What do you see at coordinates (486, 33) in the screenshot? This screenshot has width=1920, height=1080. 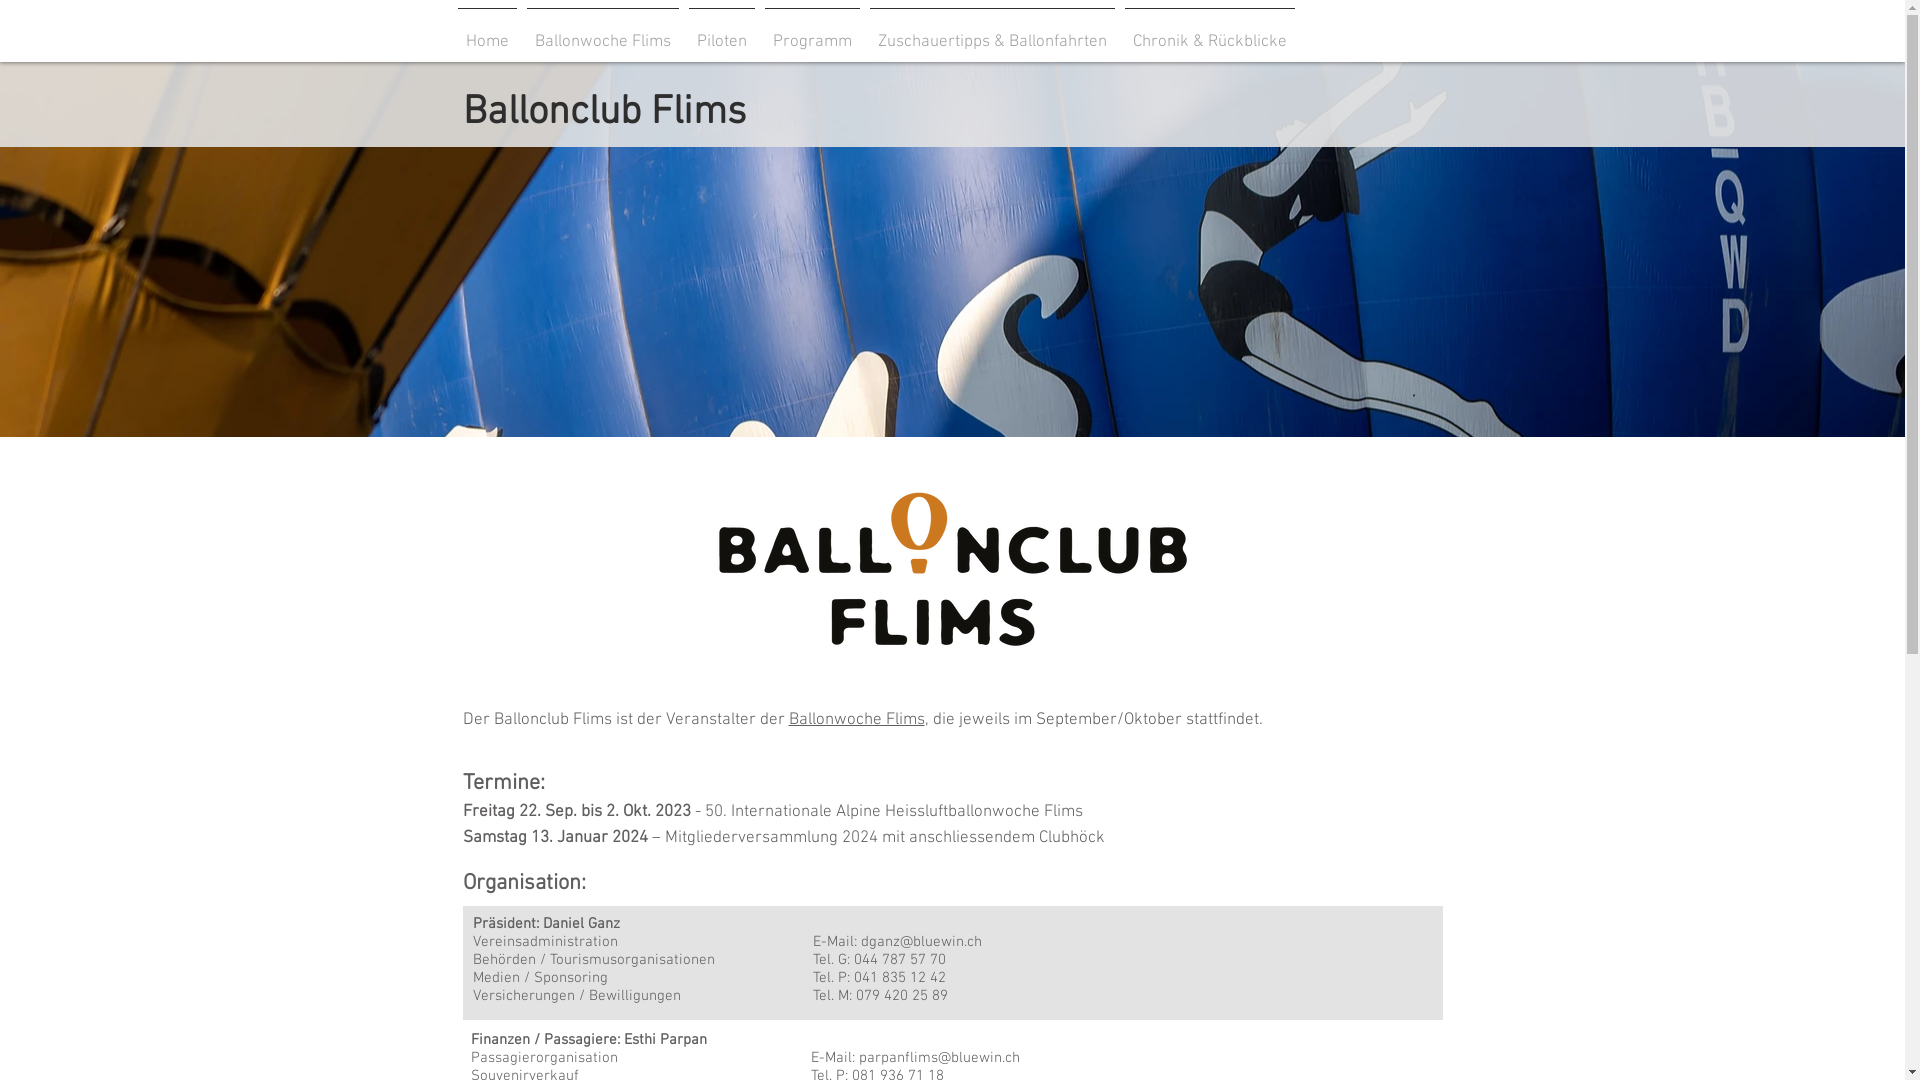 I see `'Home'` at bounding box center [486, 33].